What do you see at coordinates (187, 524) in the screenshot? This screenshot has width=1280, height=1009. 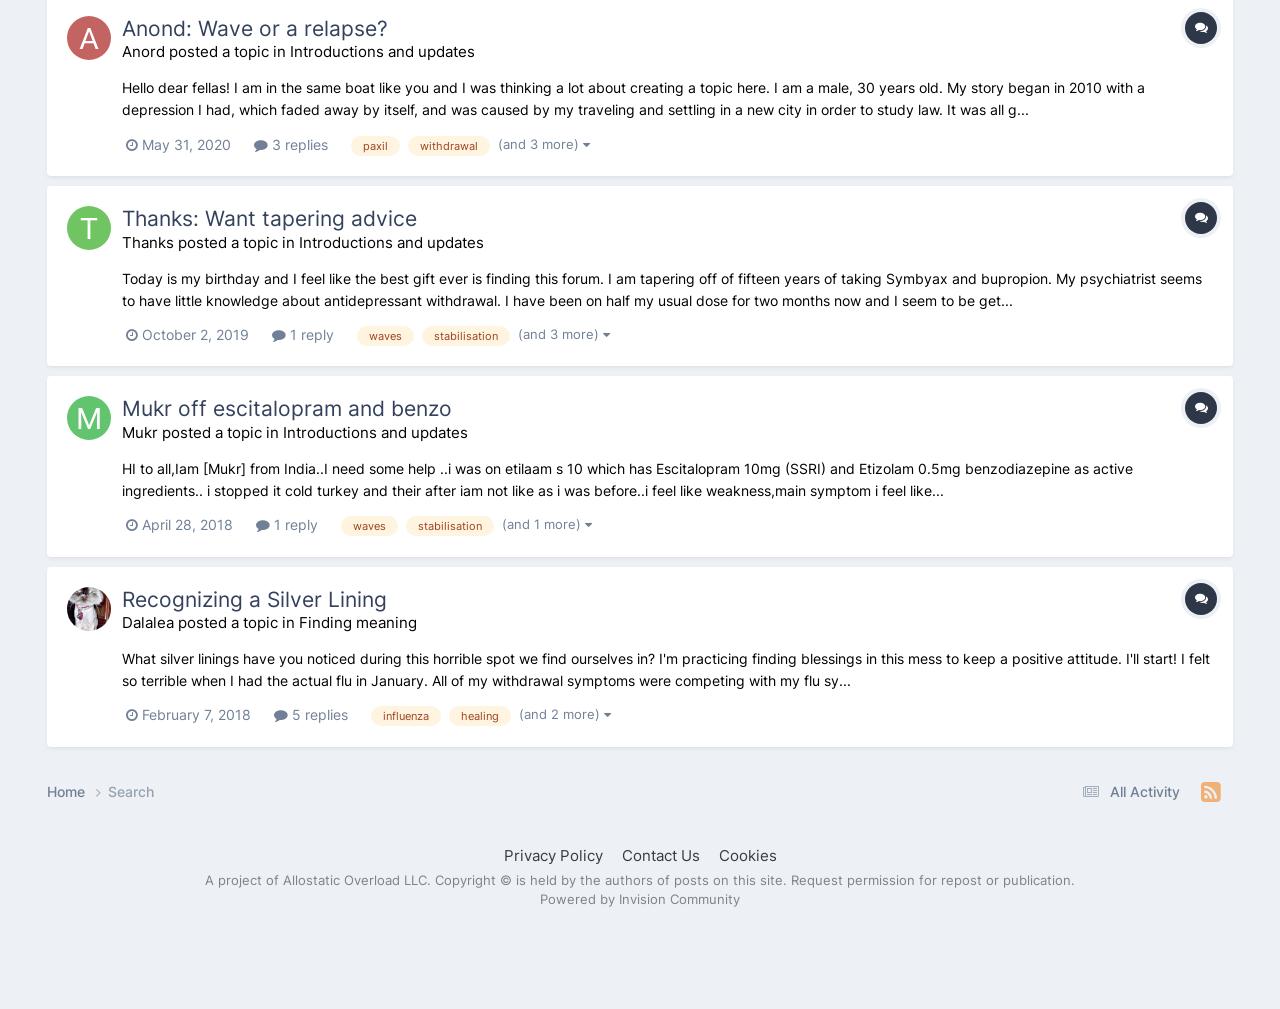 I see `'April 28, 2018'` at bounding box center [187, 524].